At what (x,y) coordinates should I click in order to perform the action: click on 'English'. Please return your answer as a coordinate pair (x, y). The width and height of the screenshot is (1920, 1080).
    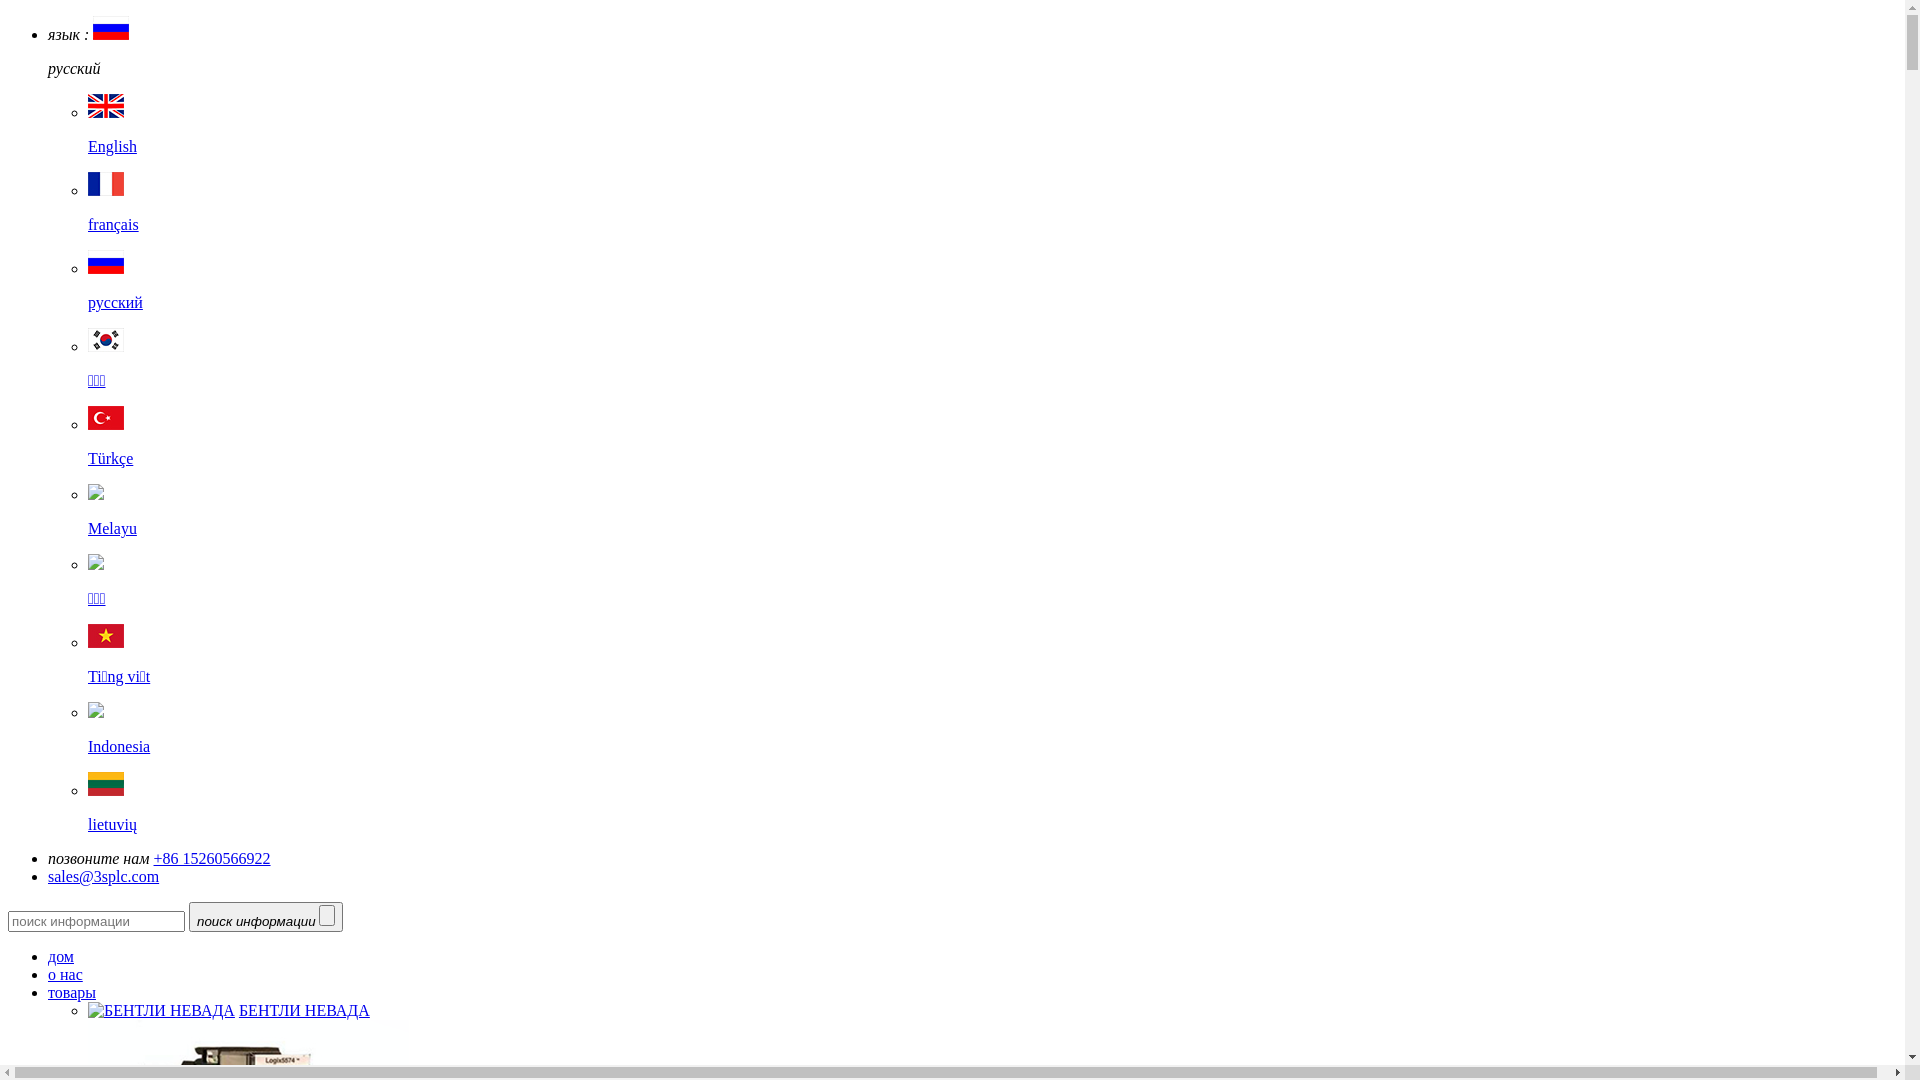
    Looking at the image, I should click on (86, 130).